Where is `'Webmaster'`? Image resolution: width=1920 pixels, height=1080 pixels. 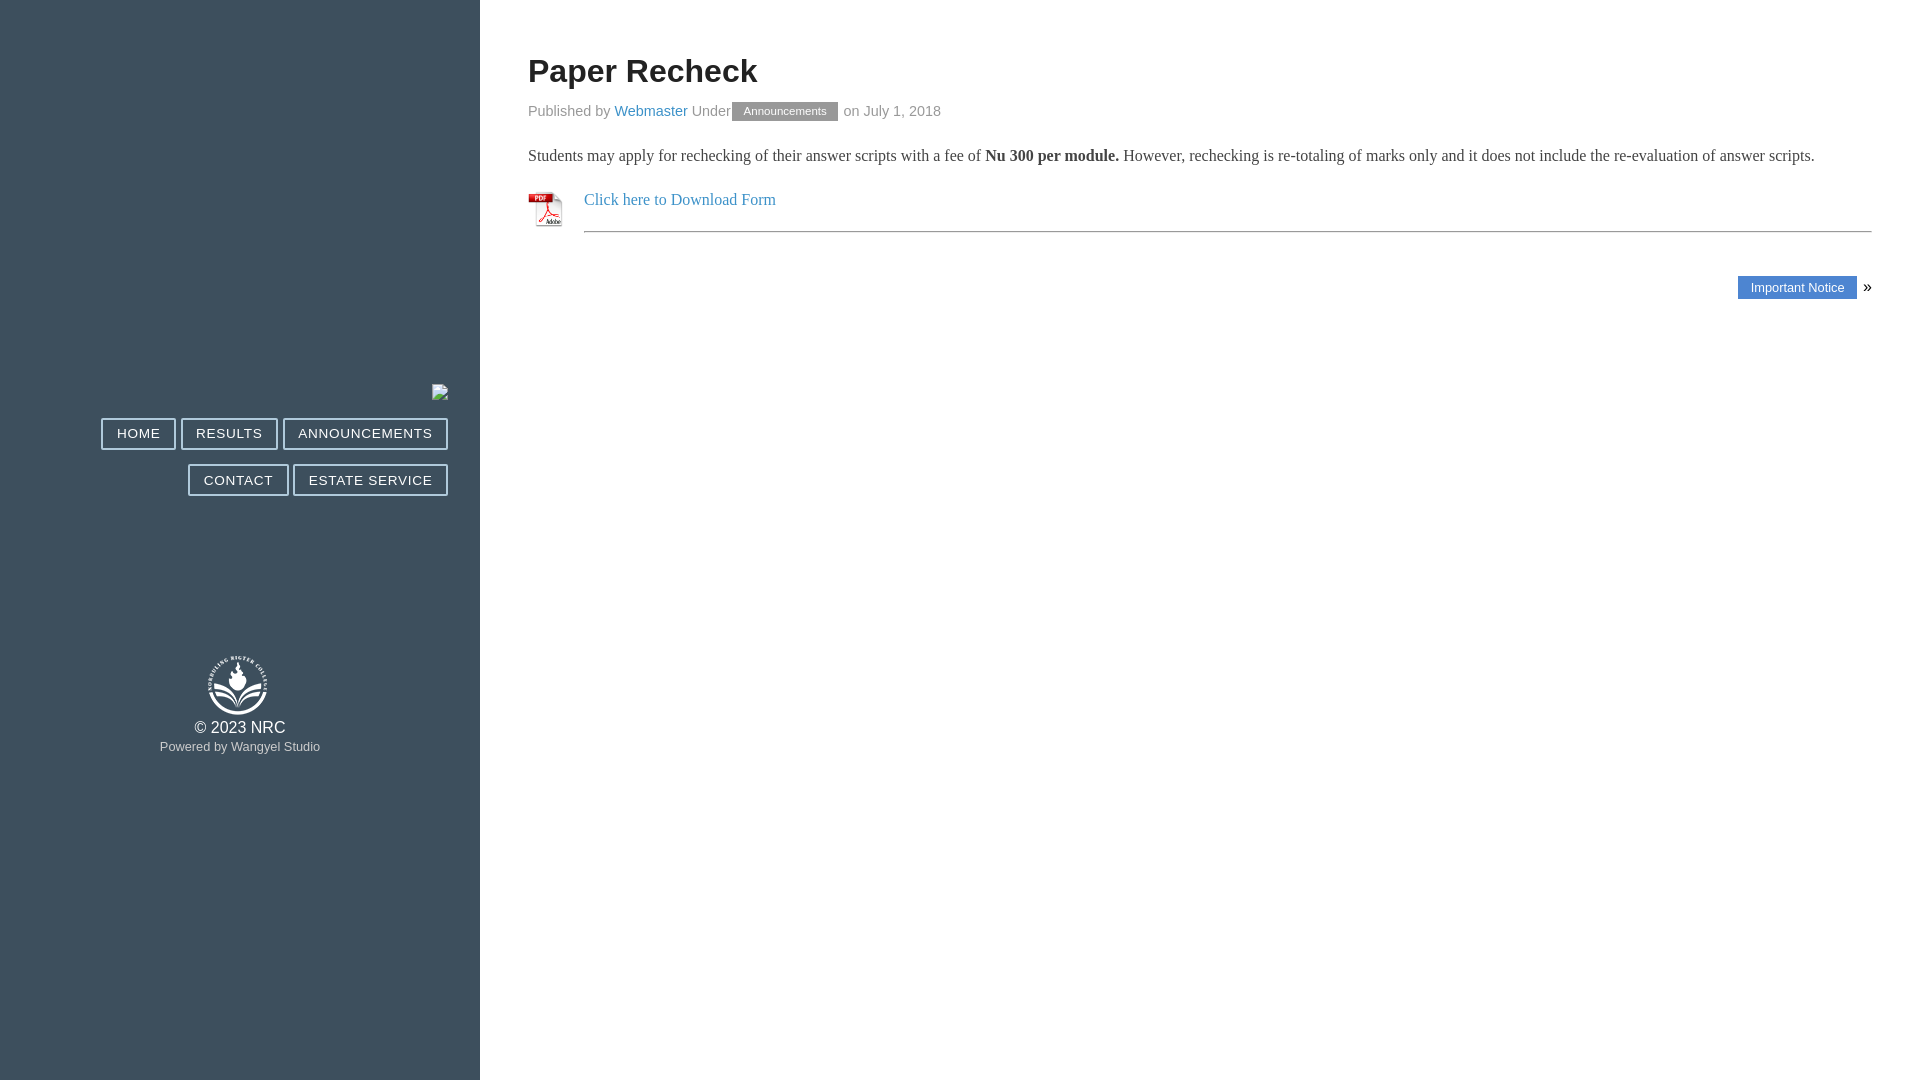 'Webmaster' is located at coordinates (650, 111).